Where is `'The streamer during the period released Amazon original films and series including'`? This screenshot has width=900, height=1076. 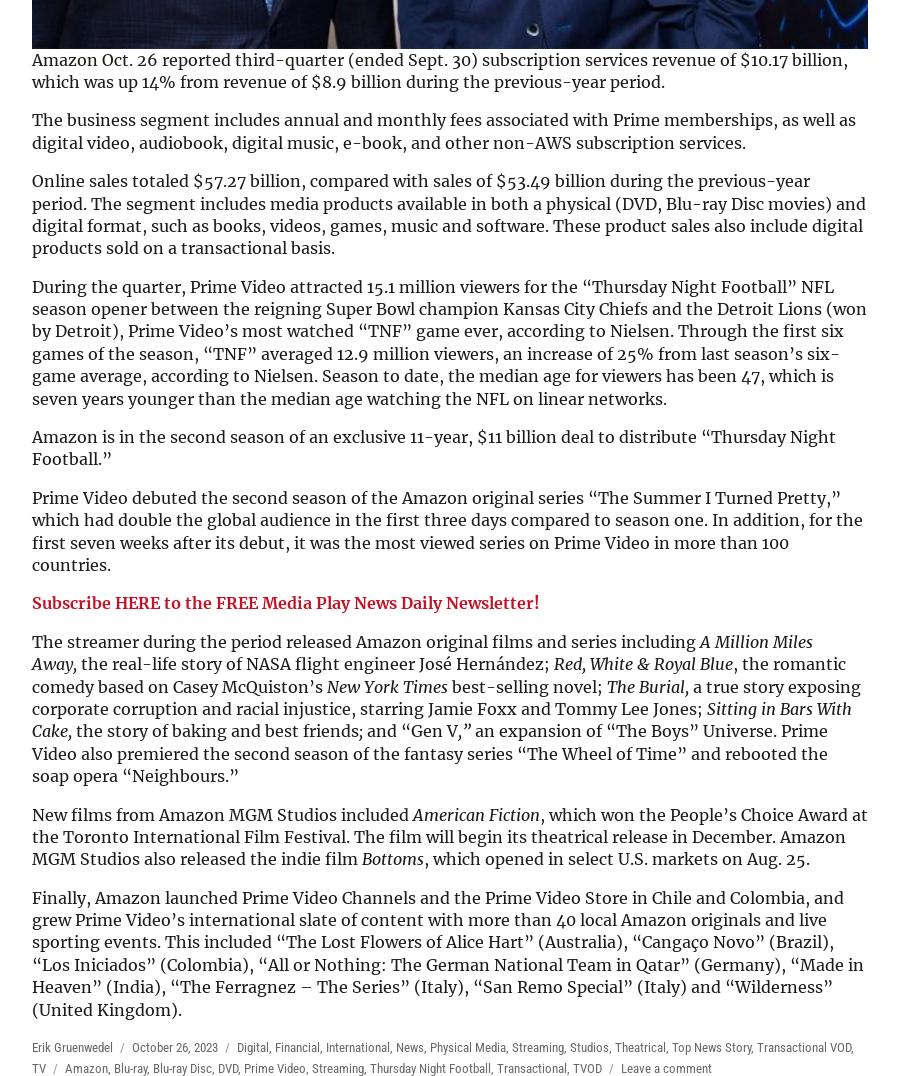 'The streamer during the period released Amazon original films and series including' is located at coordinates (366, 639).